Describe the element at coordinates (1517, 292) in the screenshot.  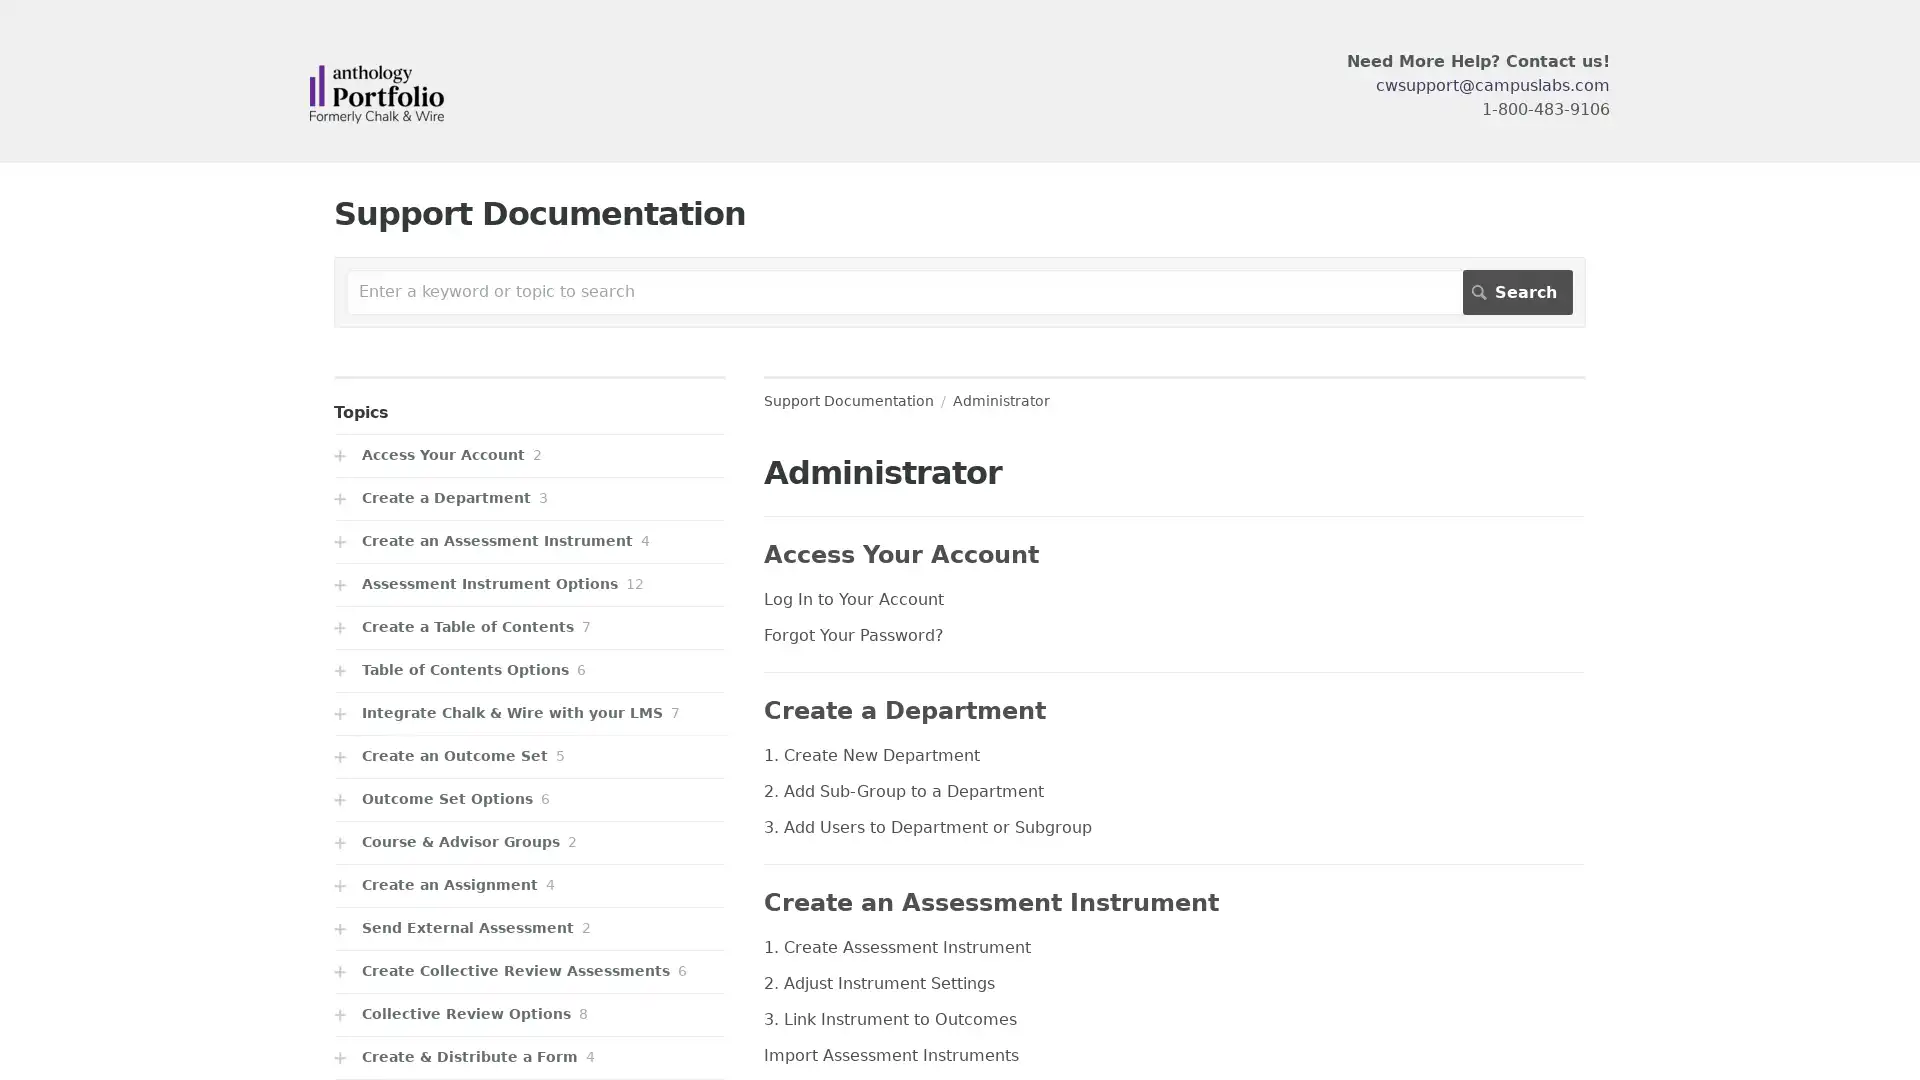
I see `Search` at that location.